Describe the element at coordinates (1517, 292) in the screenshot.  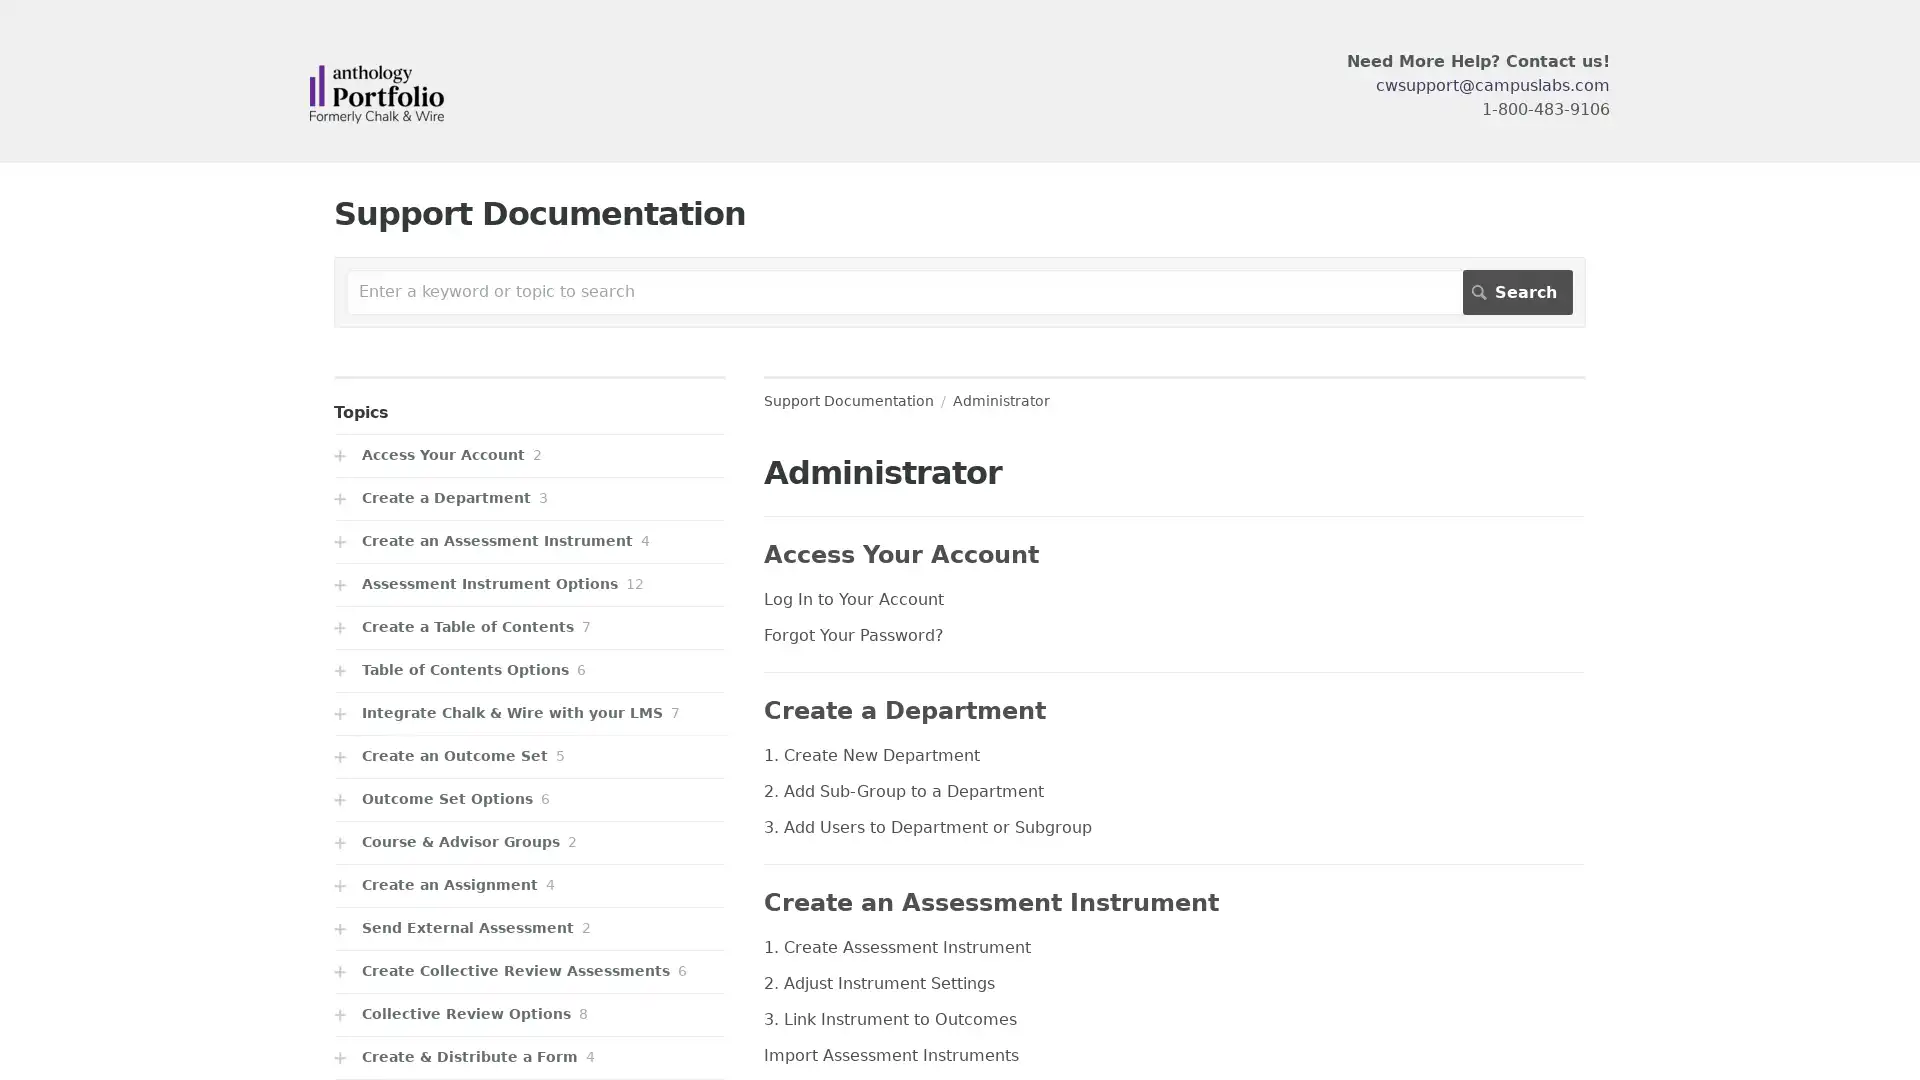
I see `Search` at that location.